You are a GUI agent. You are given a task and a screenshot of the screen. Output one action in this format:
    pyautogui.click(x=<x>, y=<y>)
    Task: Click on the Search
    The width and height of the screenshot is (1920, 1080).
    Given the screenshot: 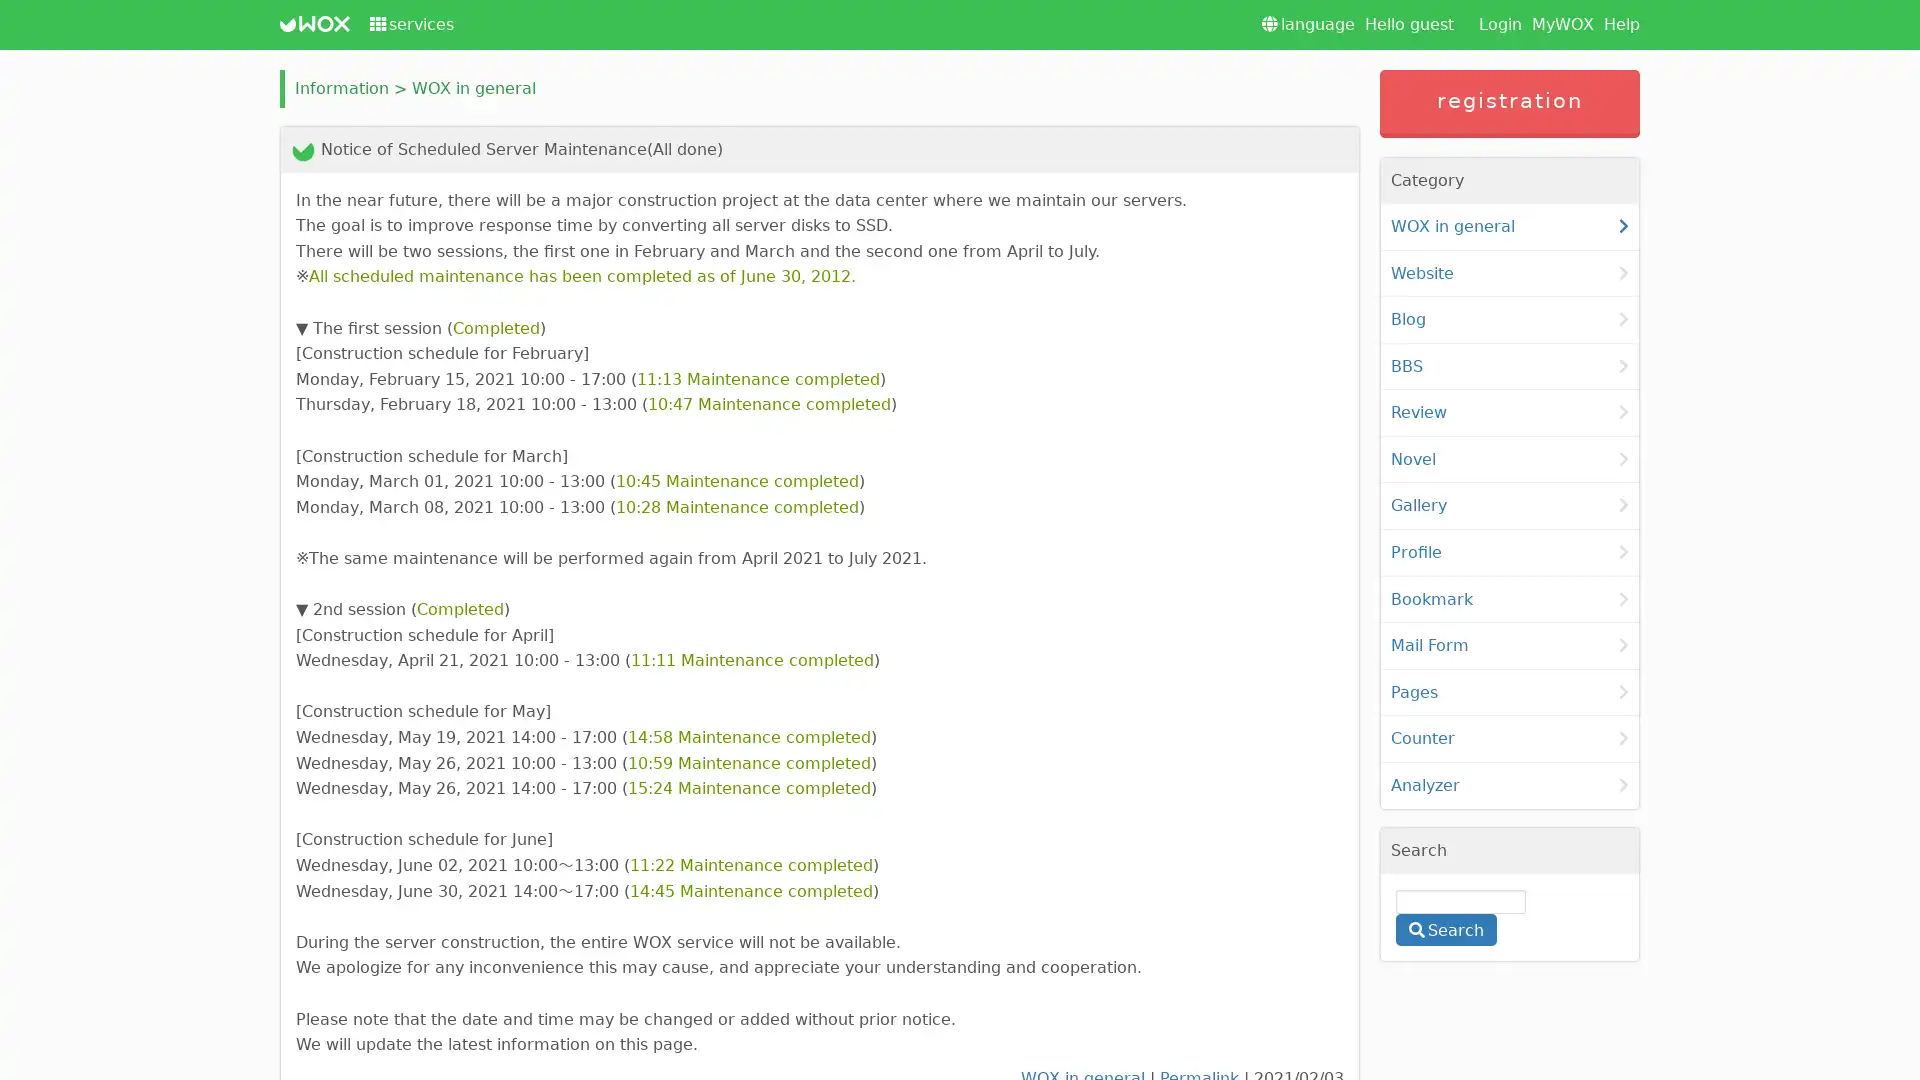 What is the action you would take?
    pyautogui.click(x=1445, y=929)
    